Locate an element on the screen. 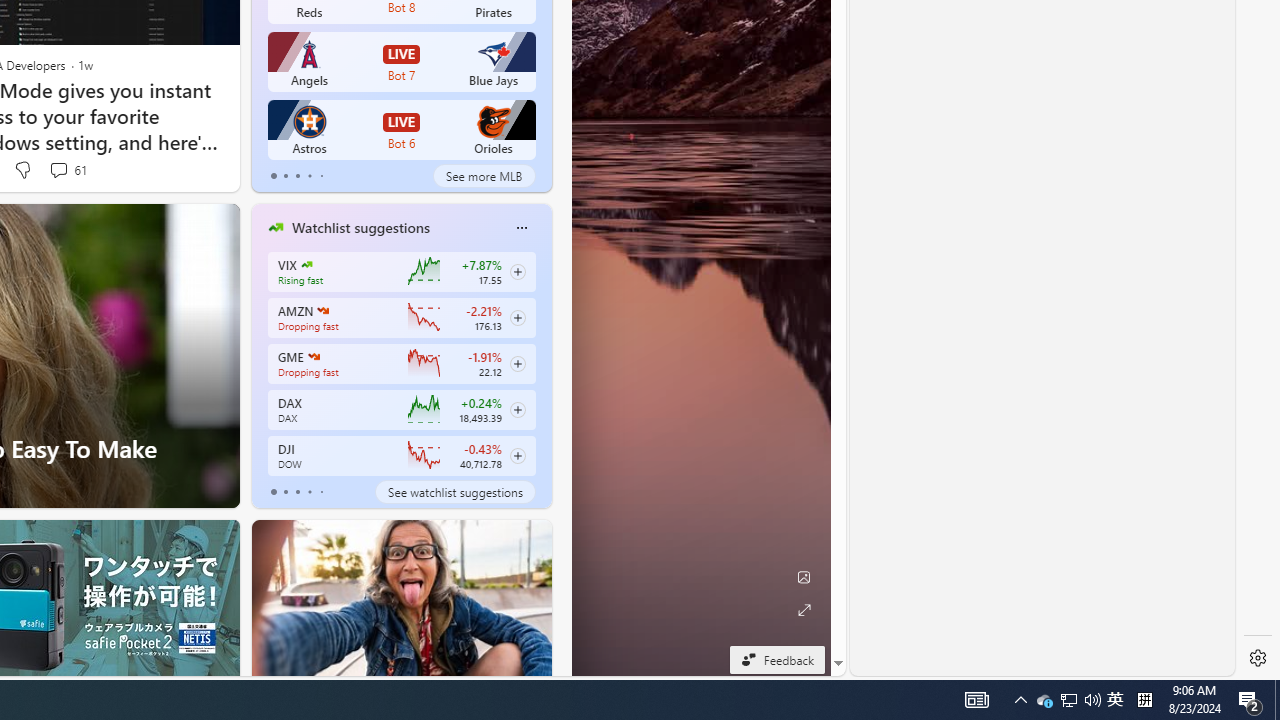  'tab-2' is located at coordinates (296, 492).